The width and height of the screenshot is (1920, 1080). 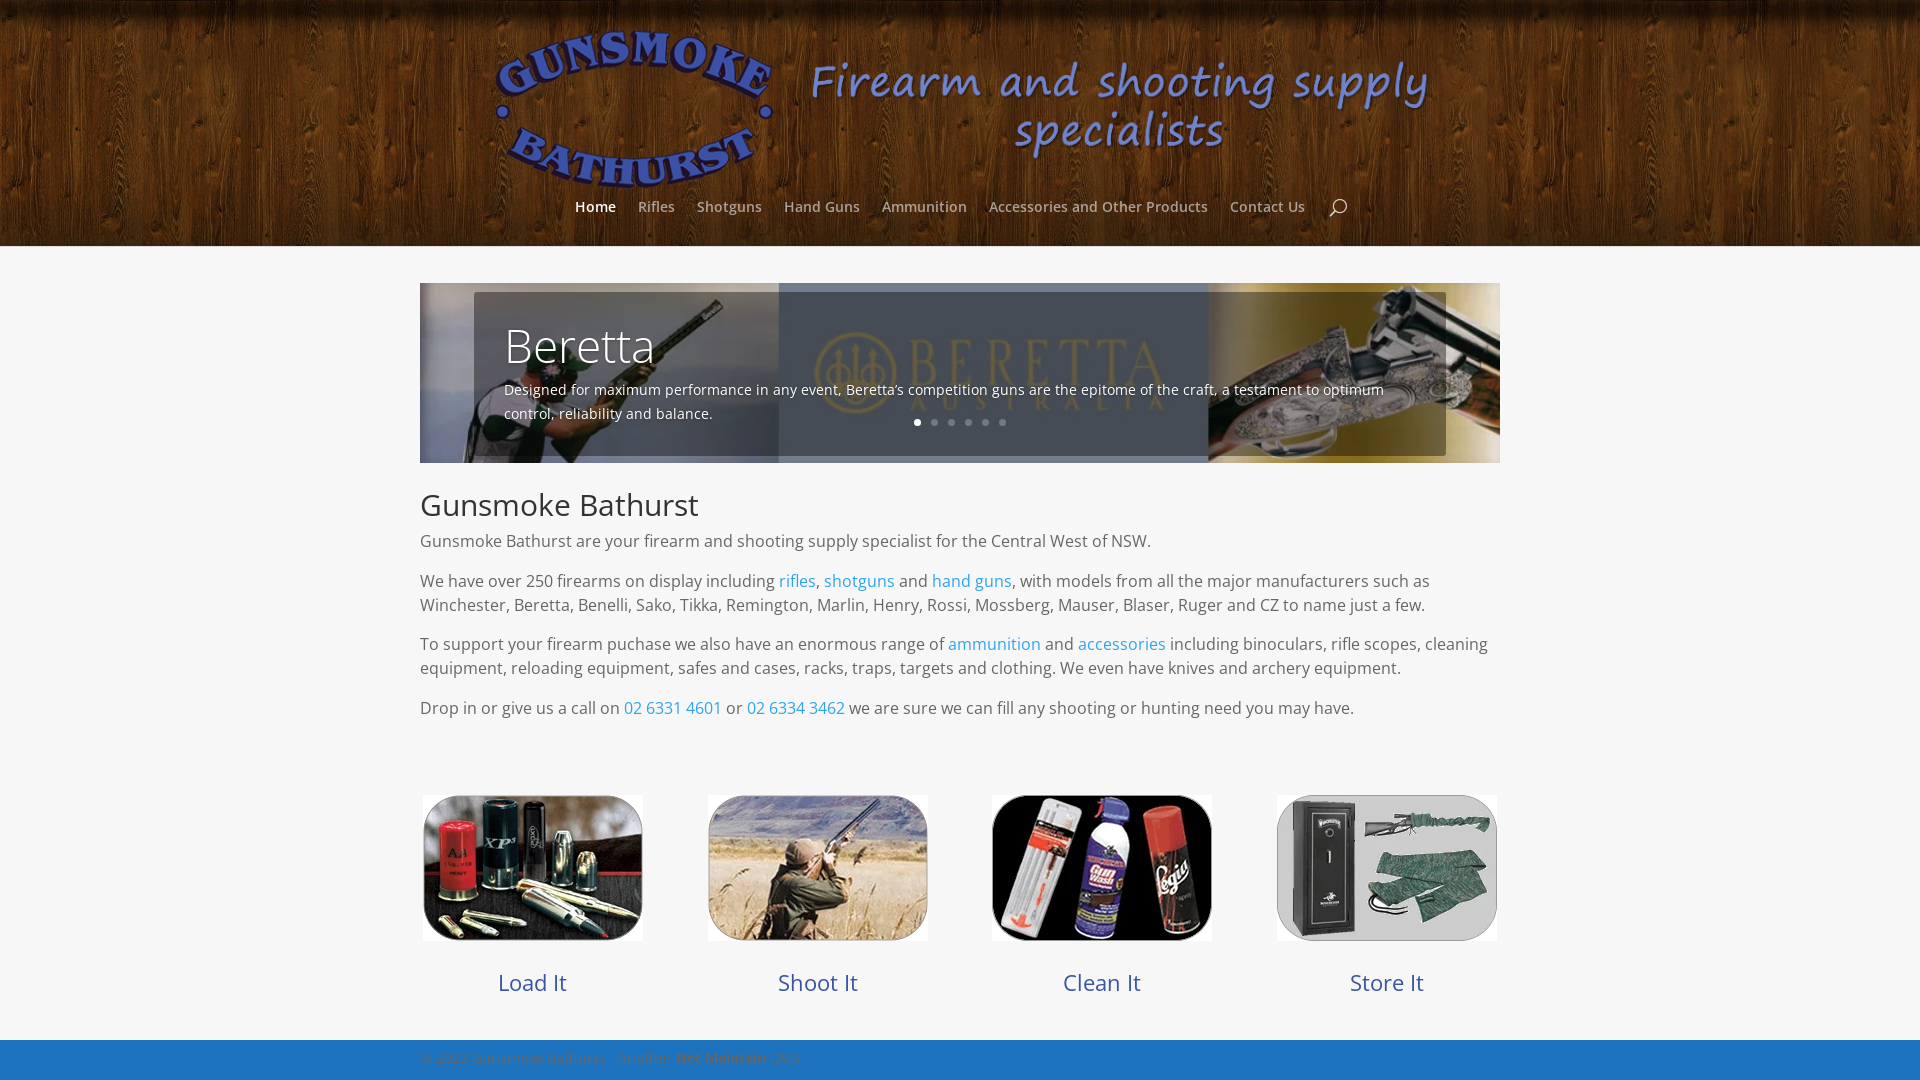 What do you see at coordinates (728, 223) in the screenshot?
I see `'Shotguns'` at bounding box center [728, 223].